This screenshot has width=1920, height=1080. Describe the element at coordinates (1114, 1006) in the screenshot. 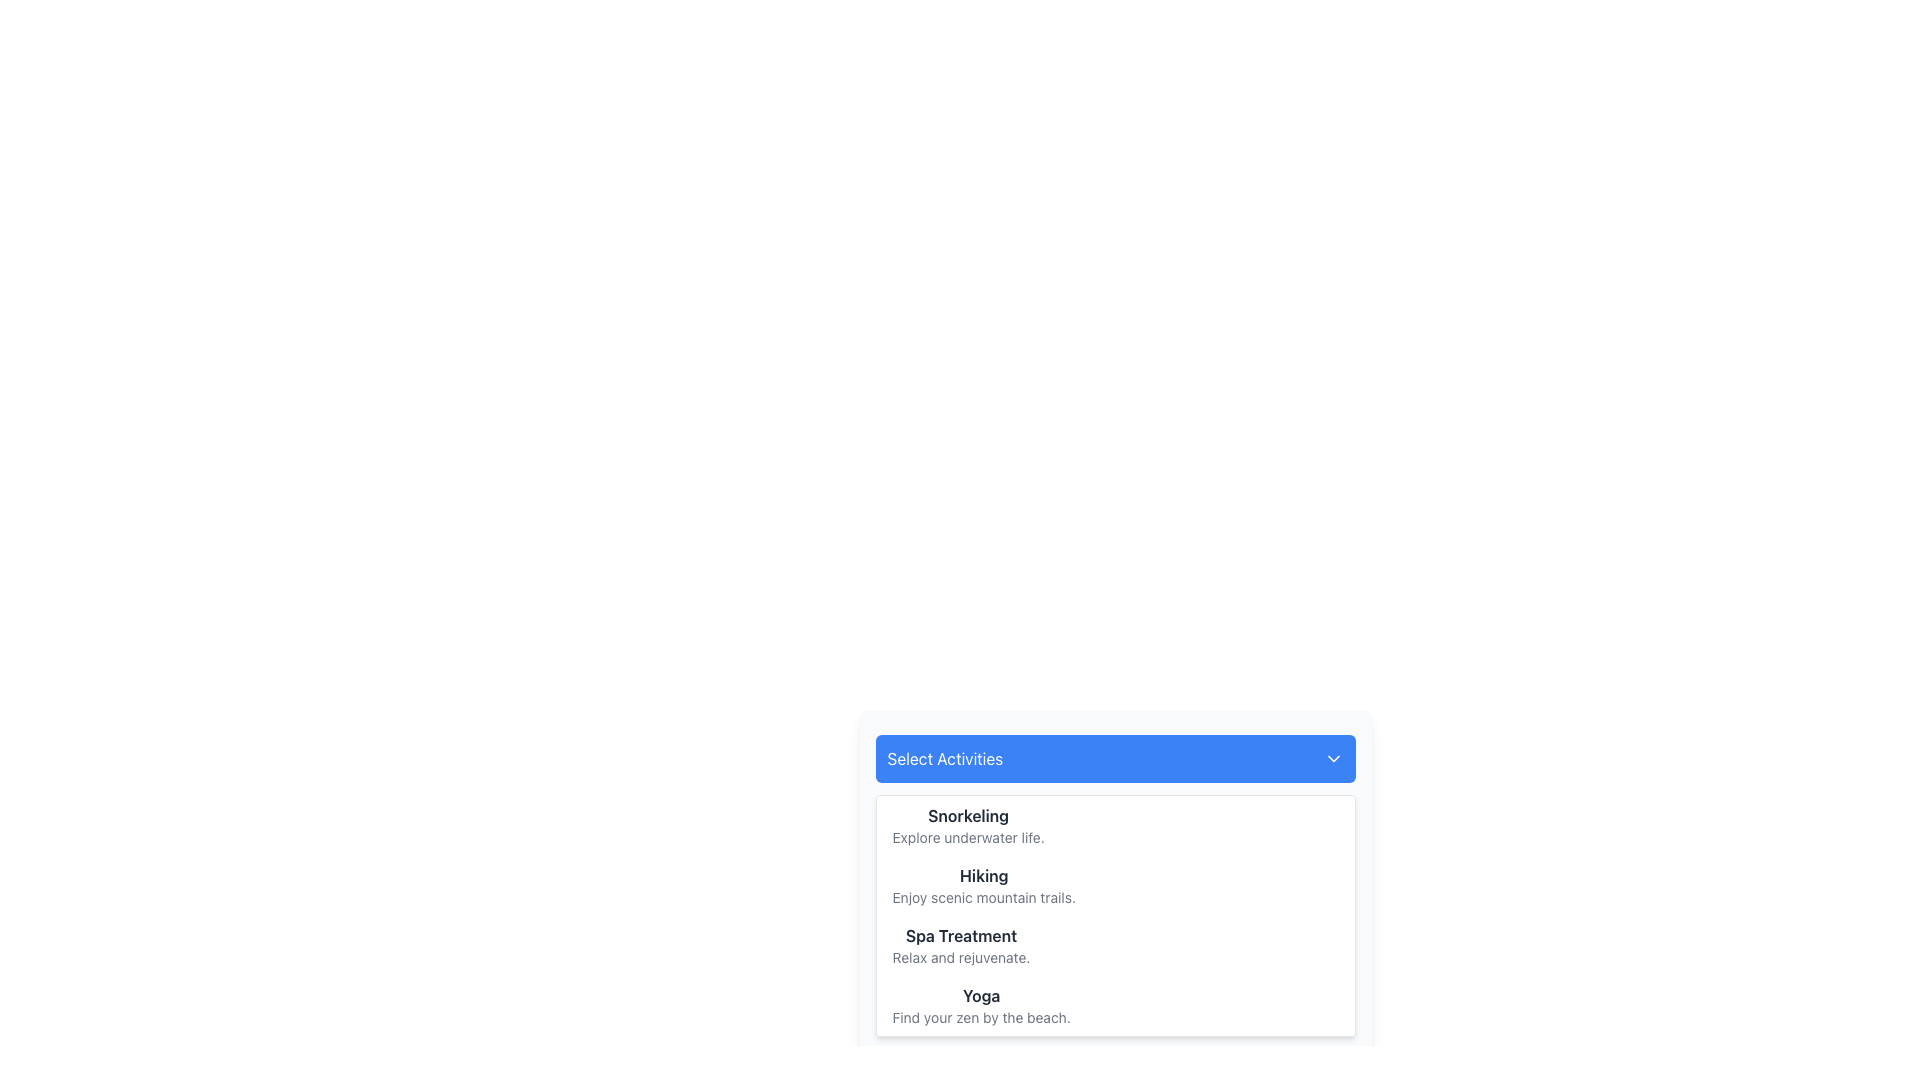

I see `the fourth and last option of the dropdown list labeled 'Select Activities', which provides information about yoga as a selection for further action` at that location.